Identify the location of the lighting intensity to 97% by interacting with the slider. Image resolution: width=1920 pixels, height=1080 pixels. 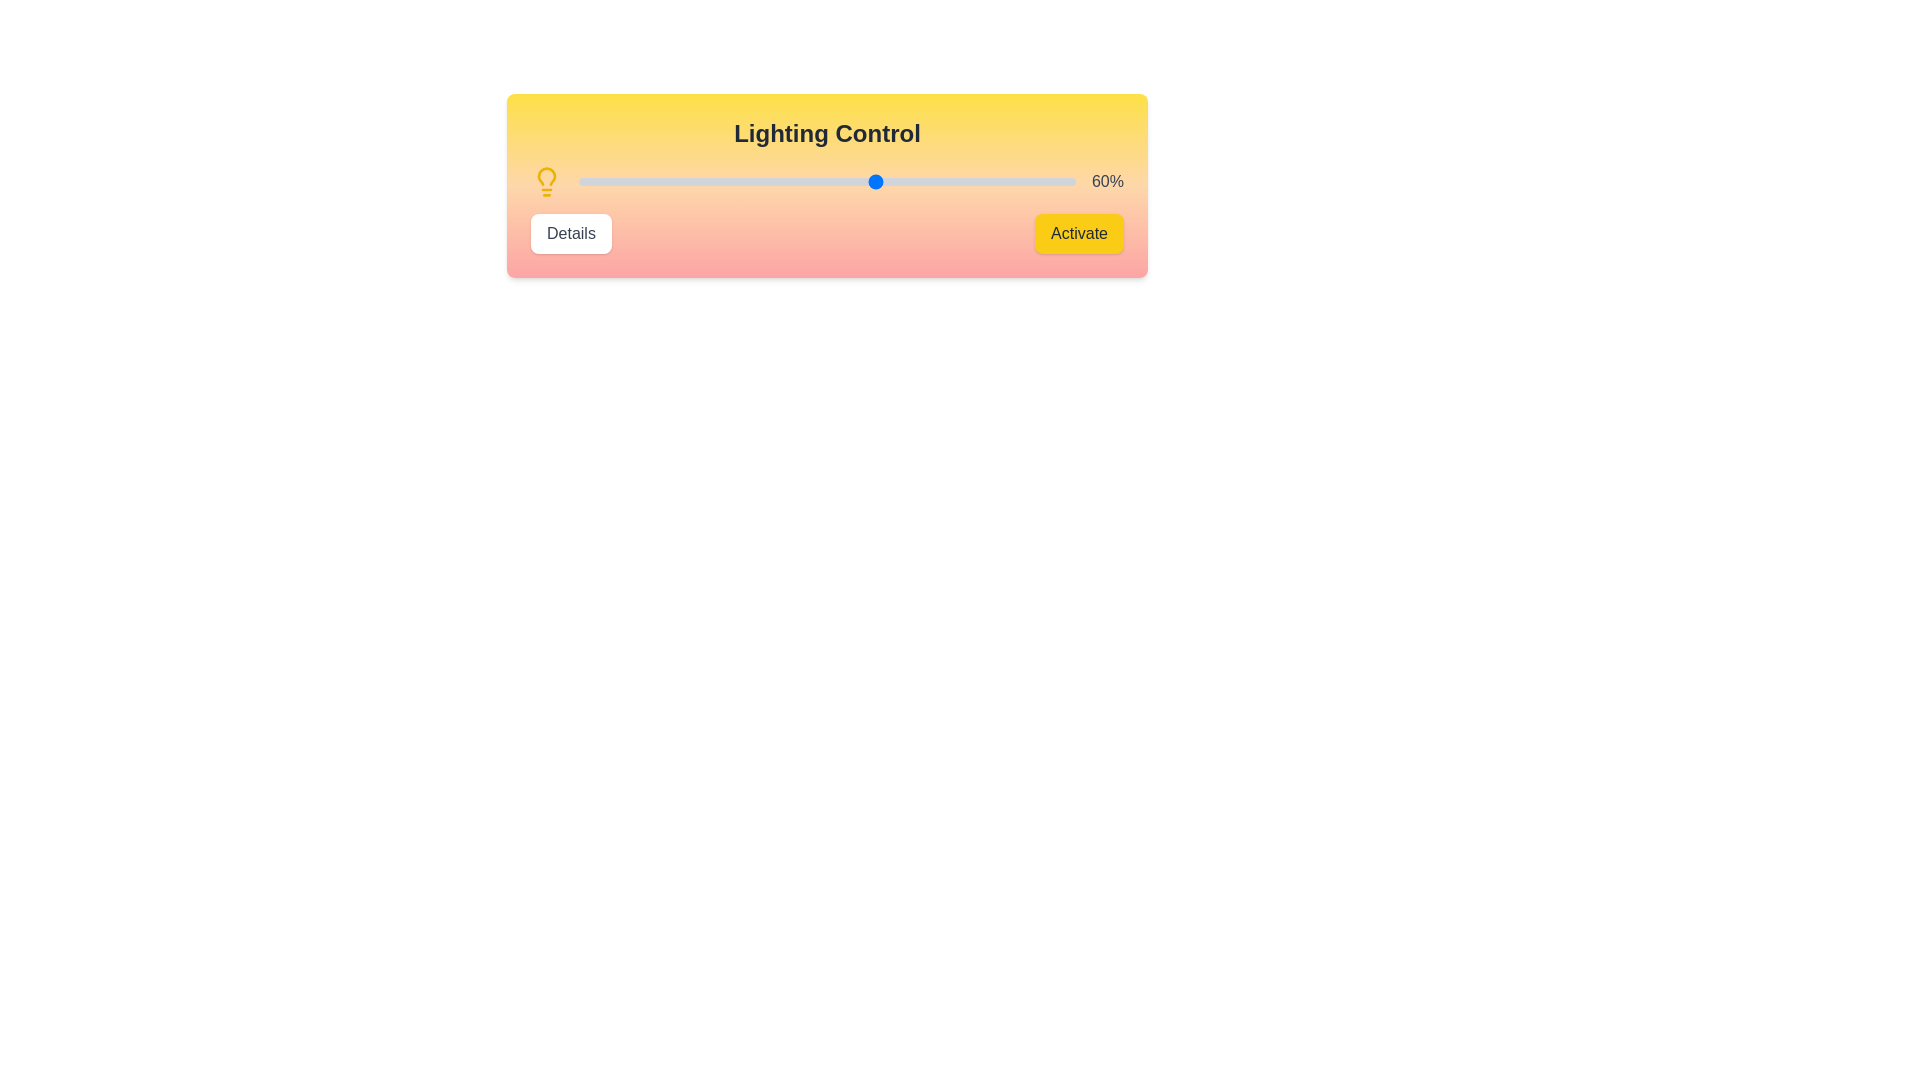
(1059, 181).